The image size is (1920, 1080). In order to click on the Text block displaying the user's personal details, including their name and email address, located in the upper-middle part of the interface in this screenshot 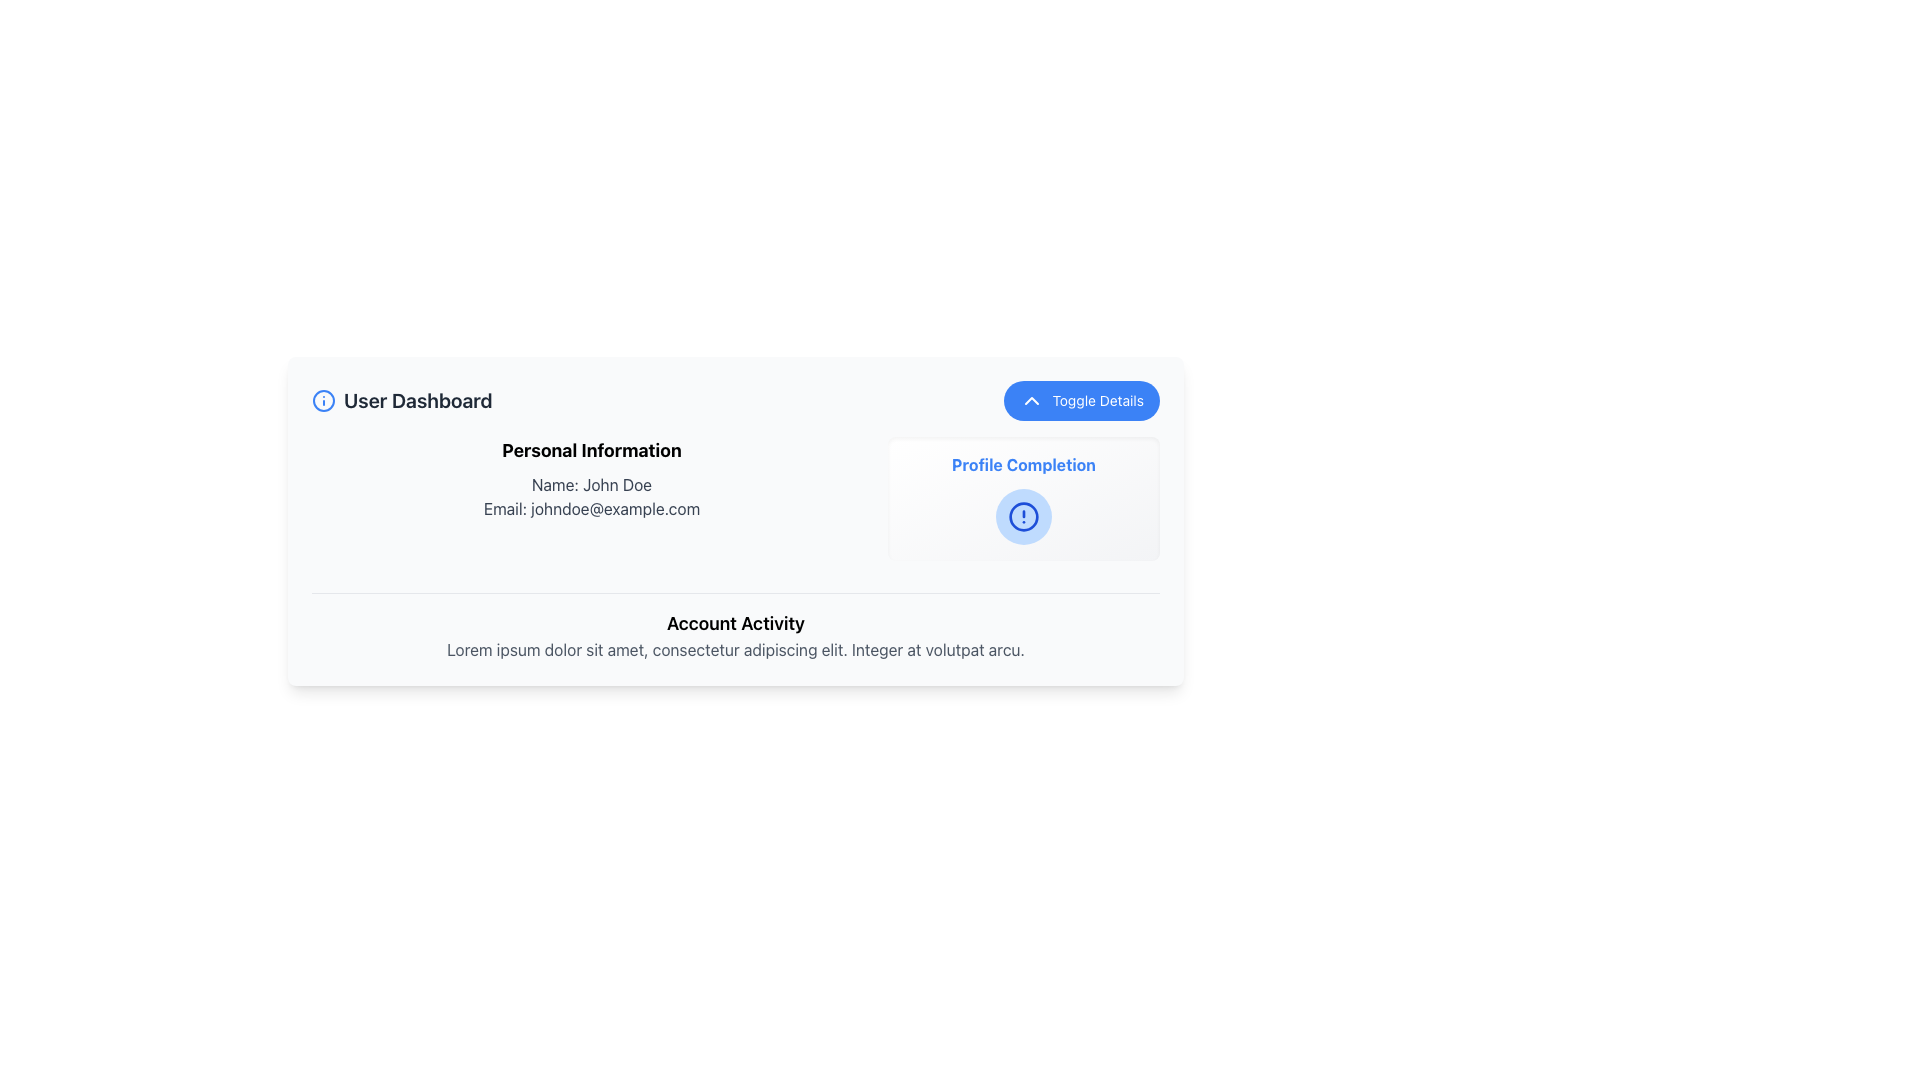, I will do `click(590, 497)`.